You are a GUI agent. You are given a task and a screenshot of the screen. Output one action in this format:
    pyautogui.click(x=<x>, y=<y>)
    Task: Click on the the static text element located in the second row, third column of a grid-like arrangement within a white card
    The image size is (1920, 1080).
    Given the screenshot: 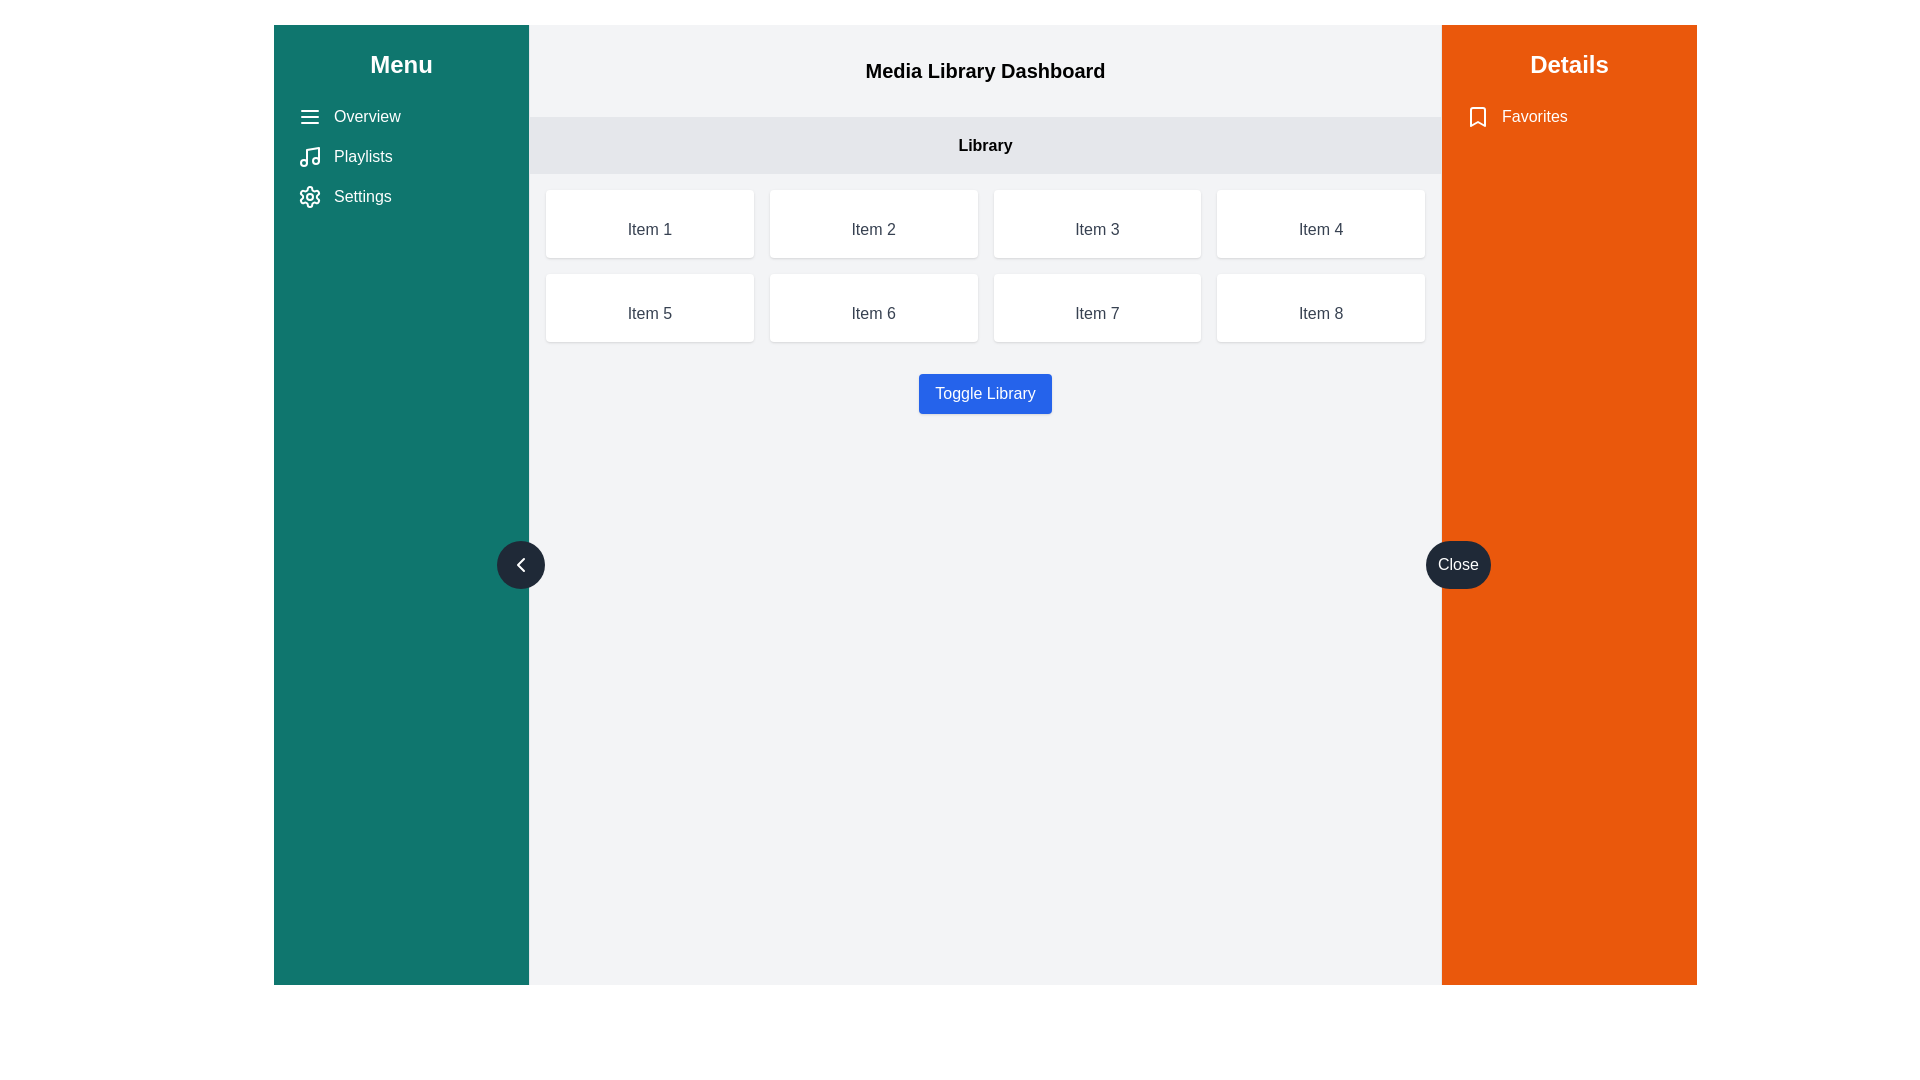 What is the action you would take?
    pyautogui.click(x=1096, y=313)
    